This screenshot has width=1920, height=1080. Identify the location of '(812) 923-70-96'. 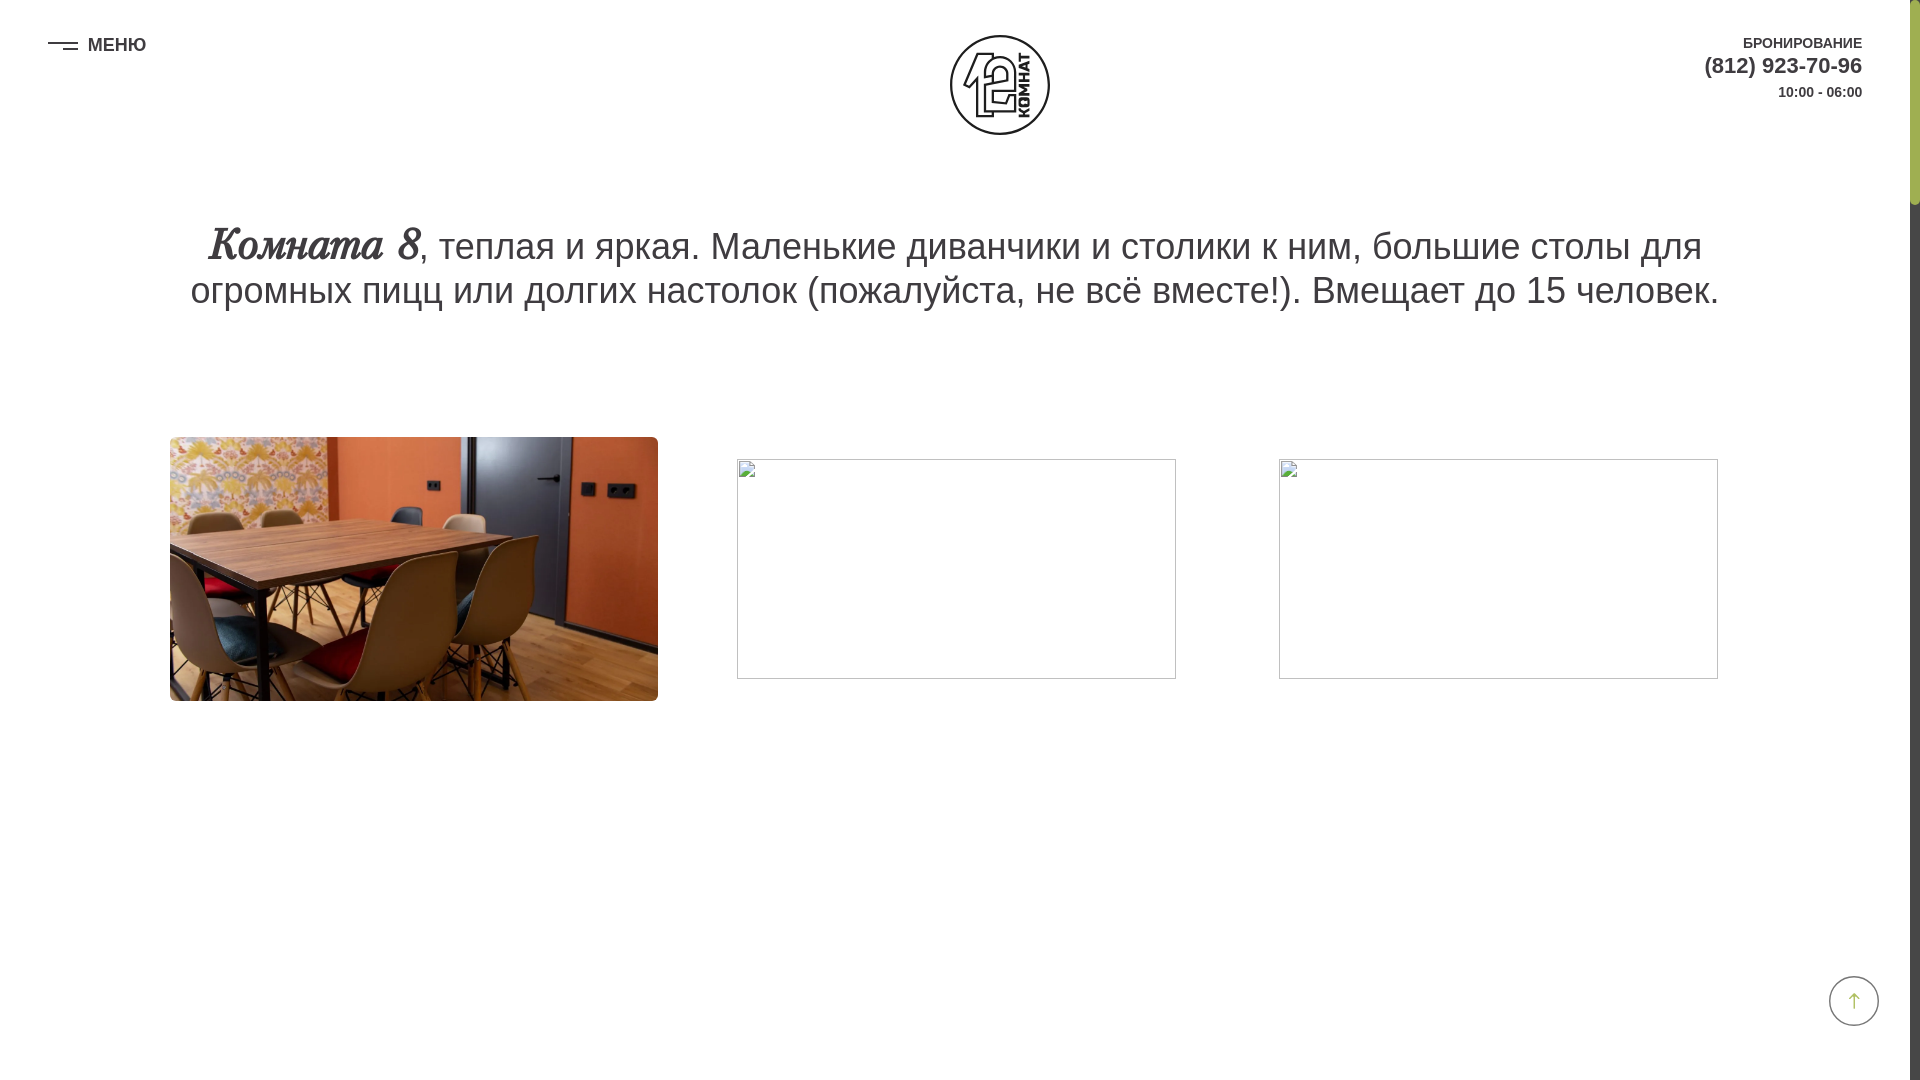
(1782, 64).